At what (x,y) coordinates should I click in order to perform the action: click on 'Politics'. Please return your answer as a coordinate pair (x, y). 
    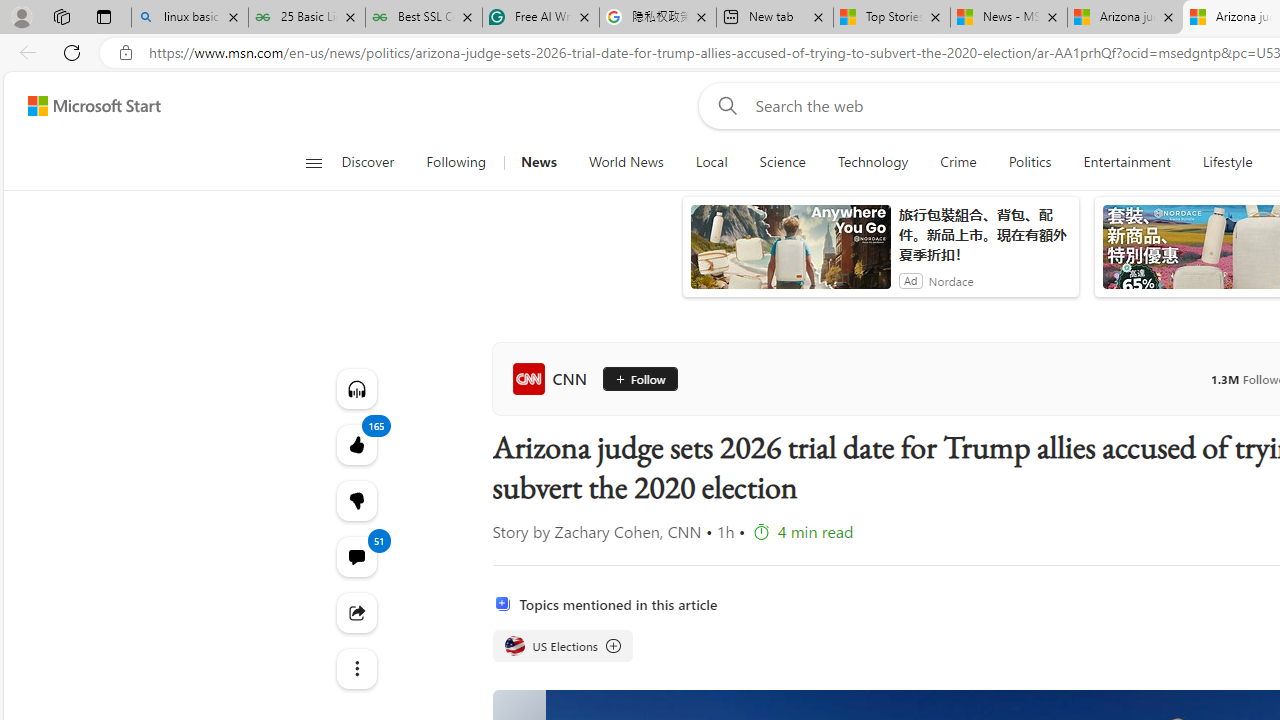
    Looking at the image, I should click on (1030, 162).